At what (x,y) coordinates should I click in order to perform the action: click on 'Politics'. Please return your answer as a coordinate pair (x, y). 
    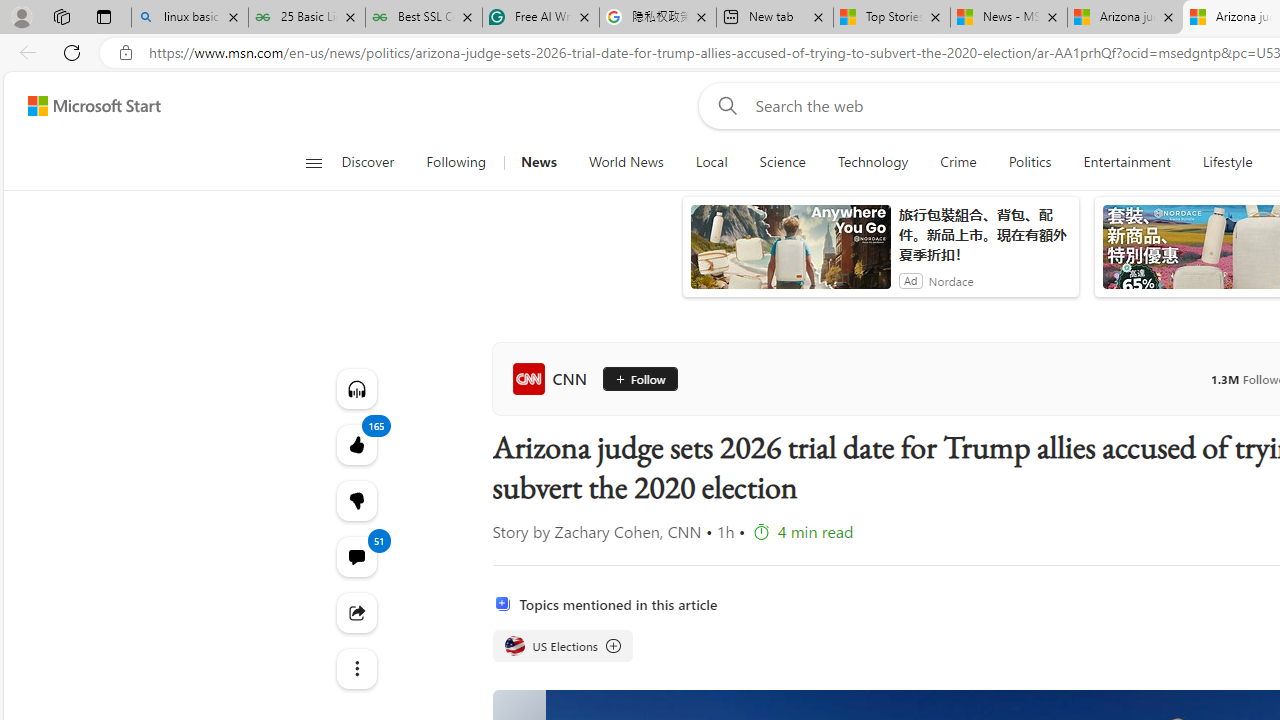
    Looking at the image, I should click on (1030, 162).